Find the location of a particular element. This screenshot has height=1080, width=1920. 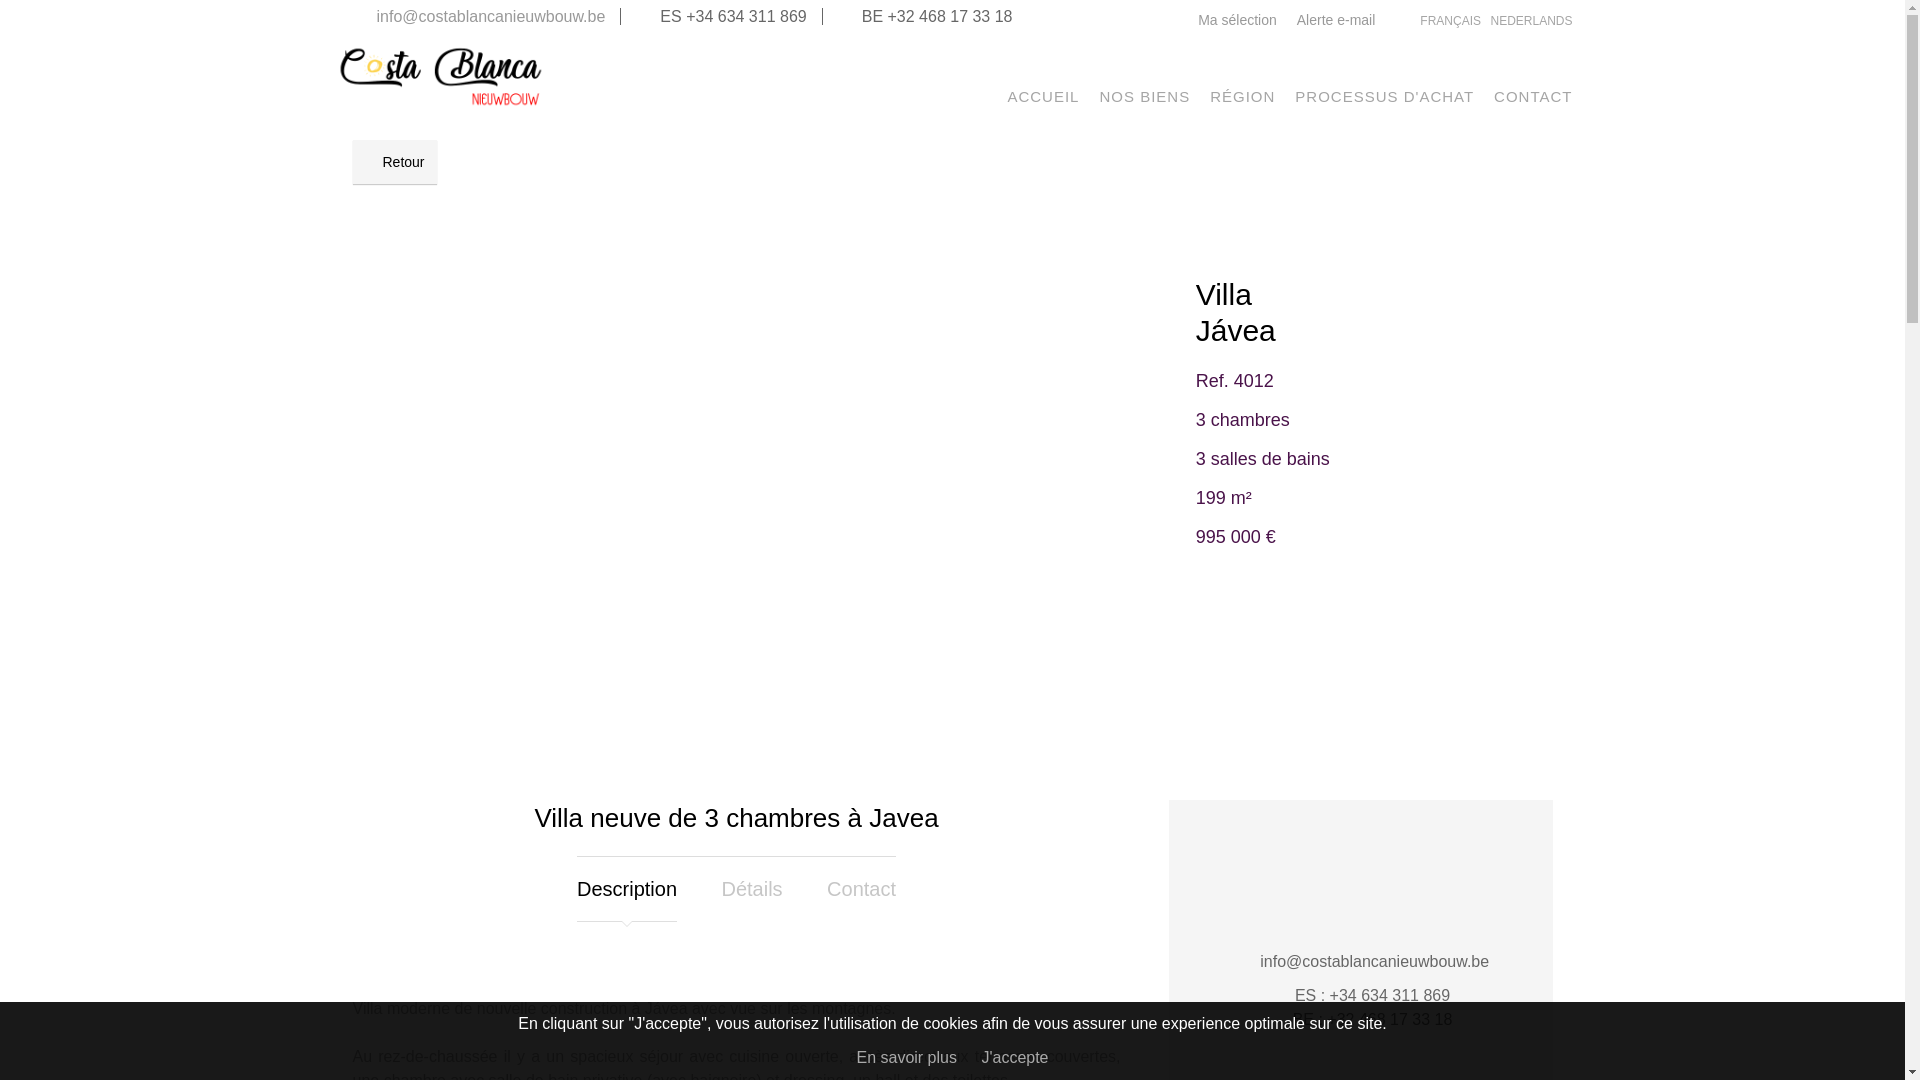

'NEDERLANDS' is located at coordinates (1530, 20).